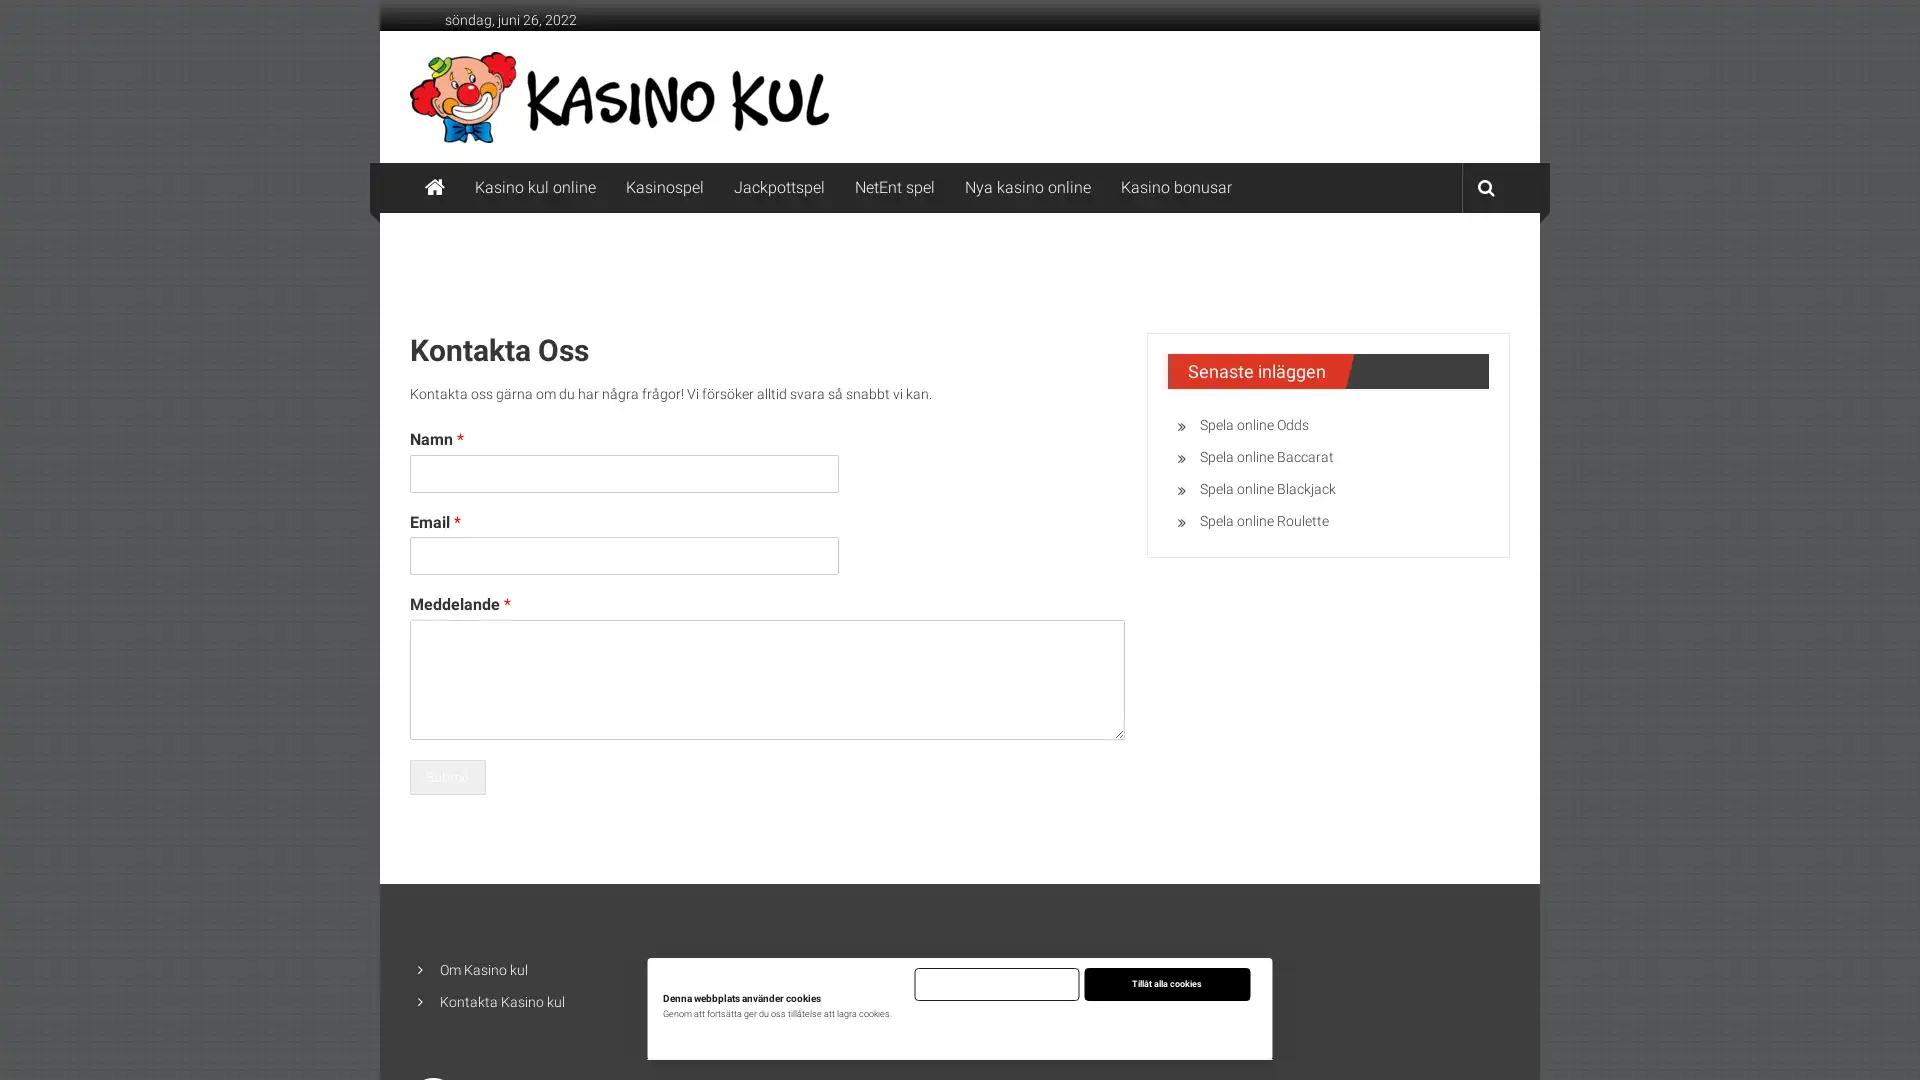 This screenshot has height=1080, width=1920. I want to click on Justera installningar, so click(1080, 1027).